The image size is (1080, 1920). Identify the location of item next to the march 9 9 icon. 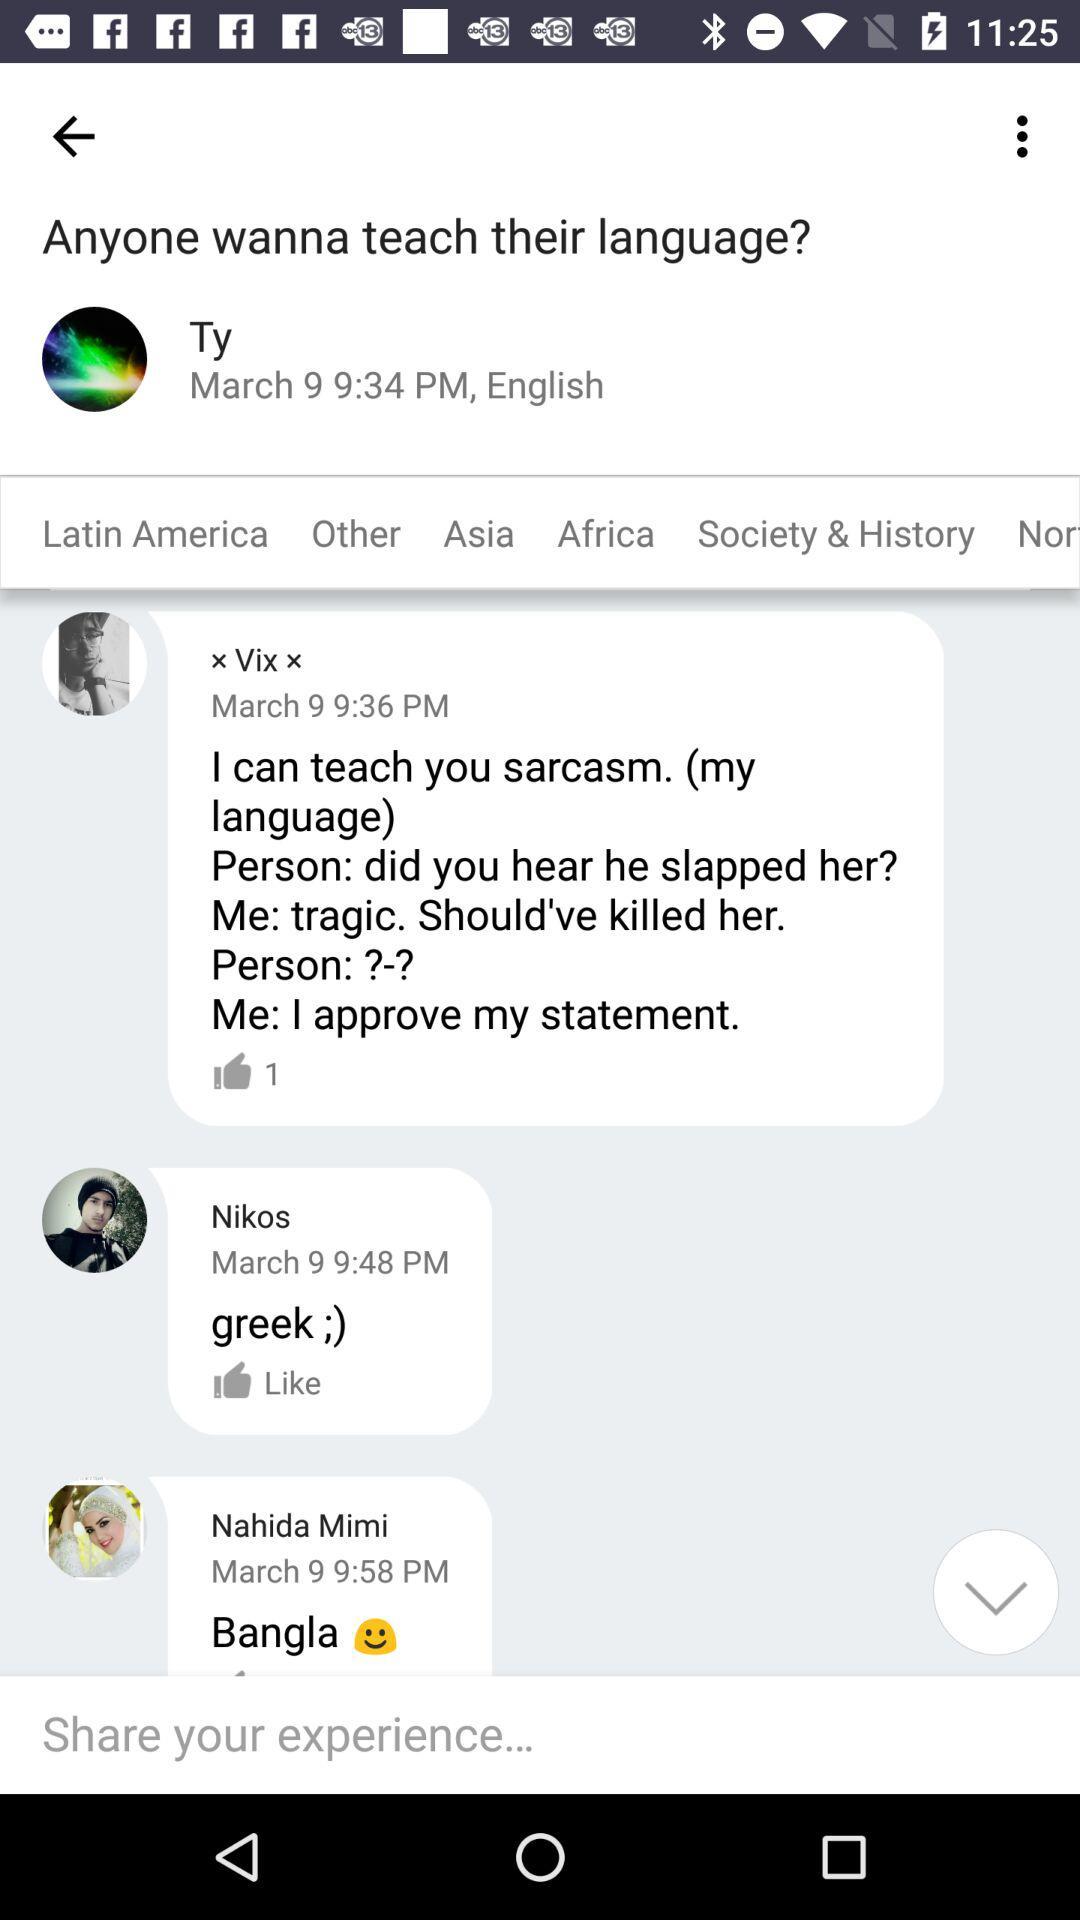
(995, 1591).